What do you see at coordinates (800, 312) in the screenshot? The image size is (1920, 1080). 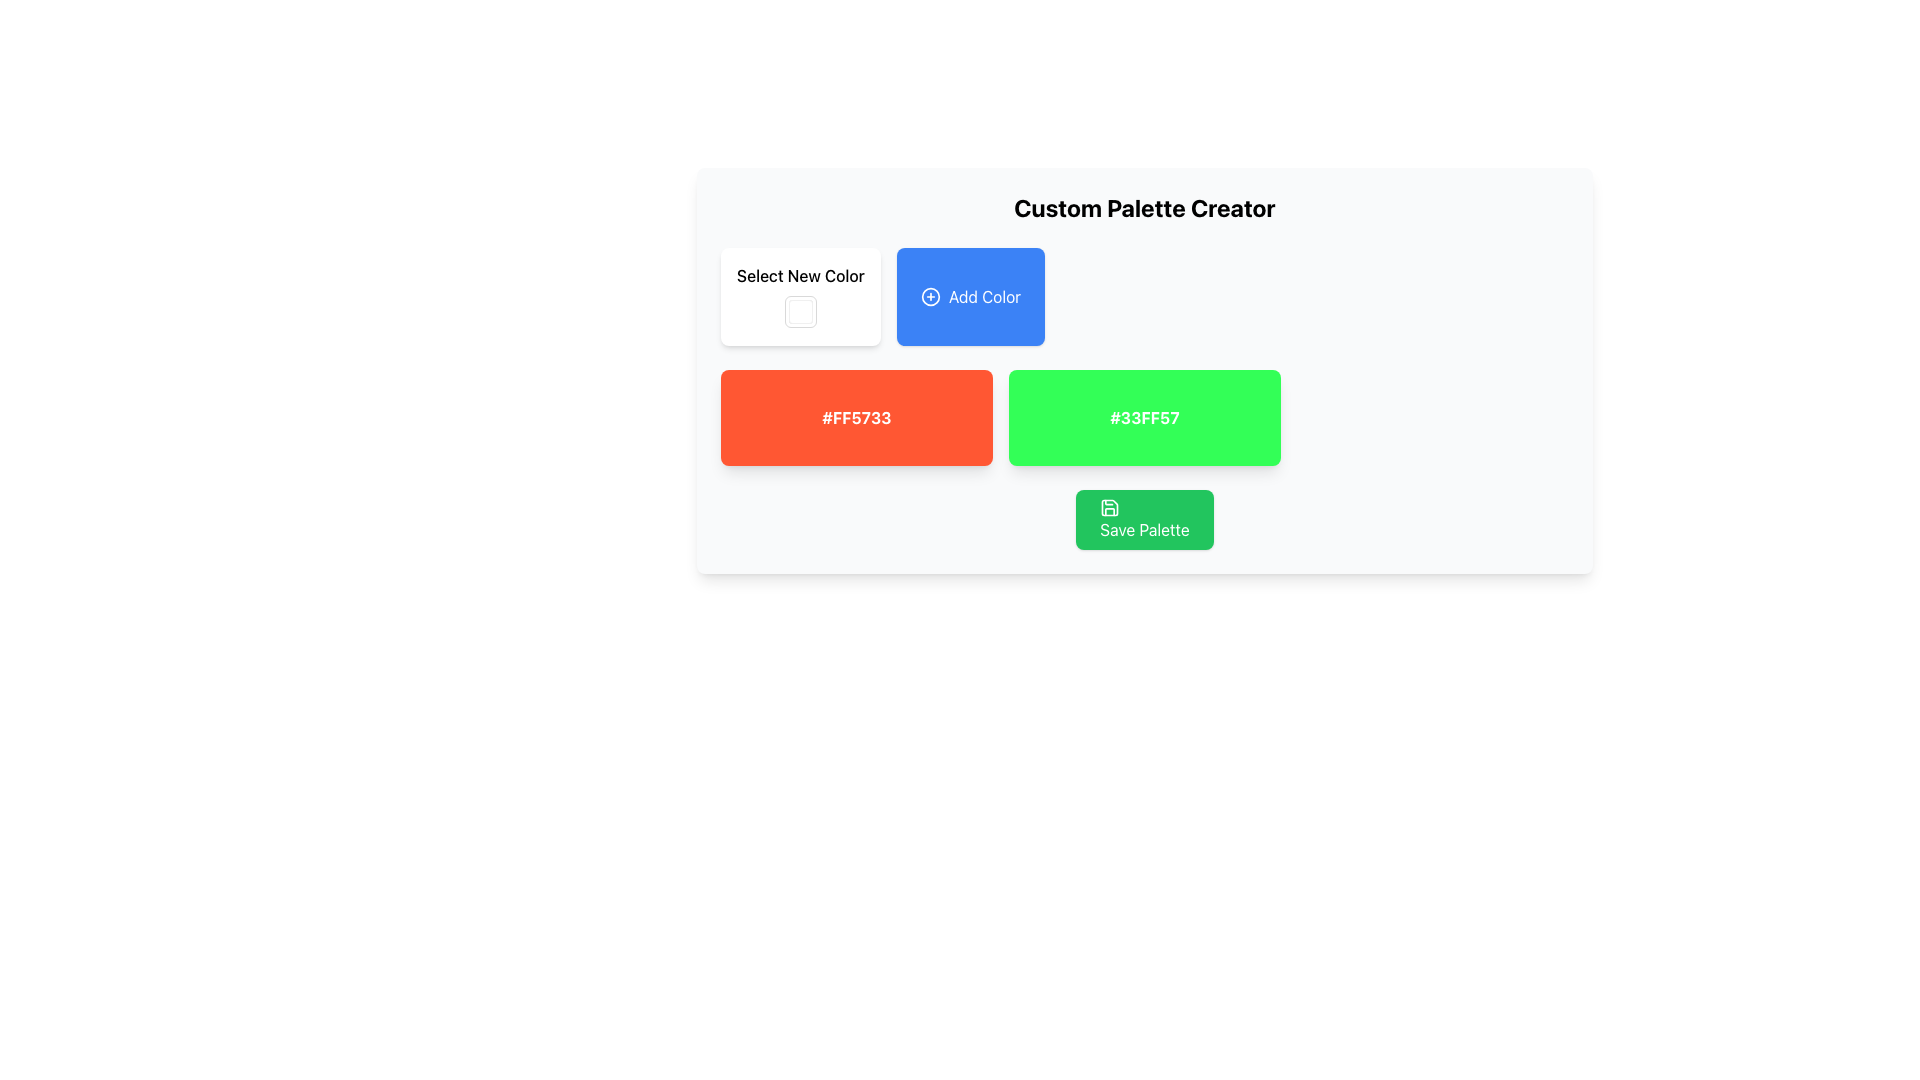 I see `the Color Picker Preview, a small square area with a white background located within the 'Select New Color' tile` at bounding box center [800, 312].